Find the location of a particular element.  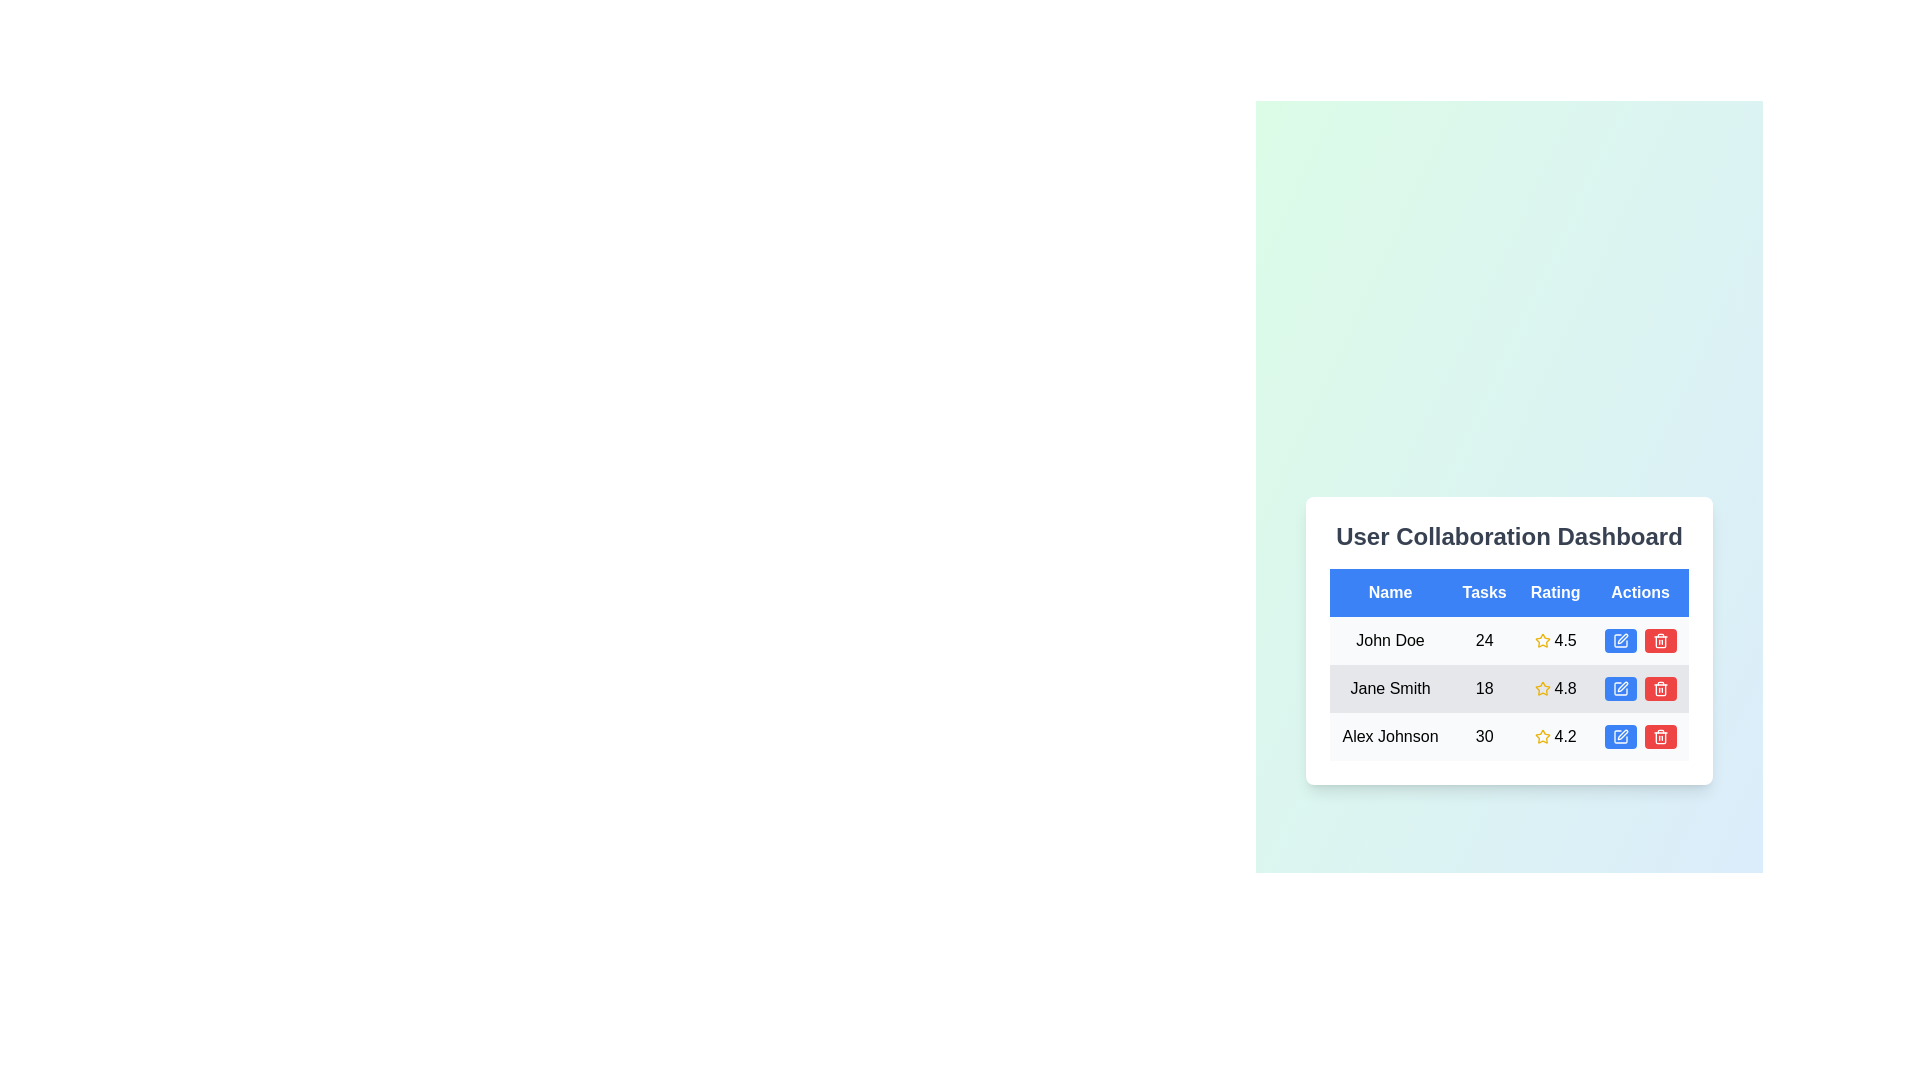

the edit icon button located in the 'Actions' column of the table for the row labeled 'Alex Johnson' to initiate the edit action is located at coordinates (1620, 736).